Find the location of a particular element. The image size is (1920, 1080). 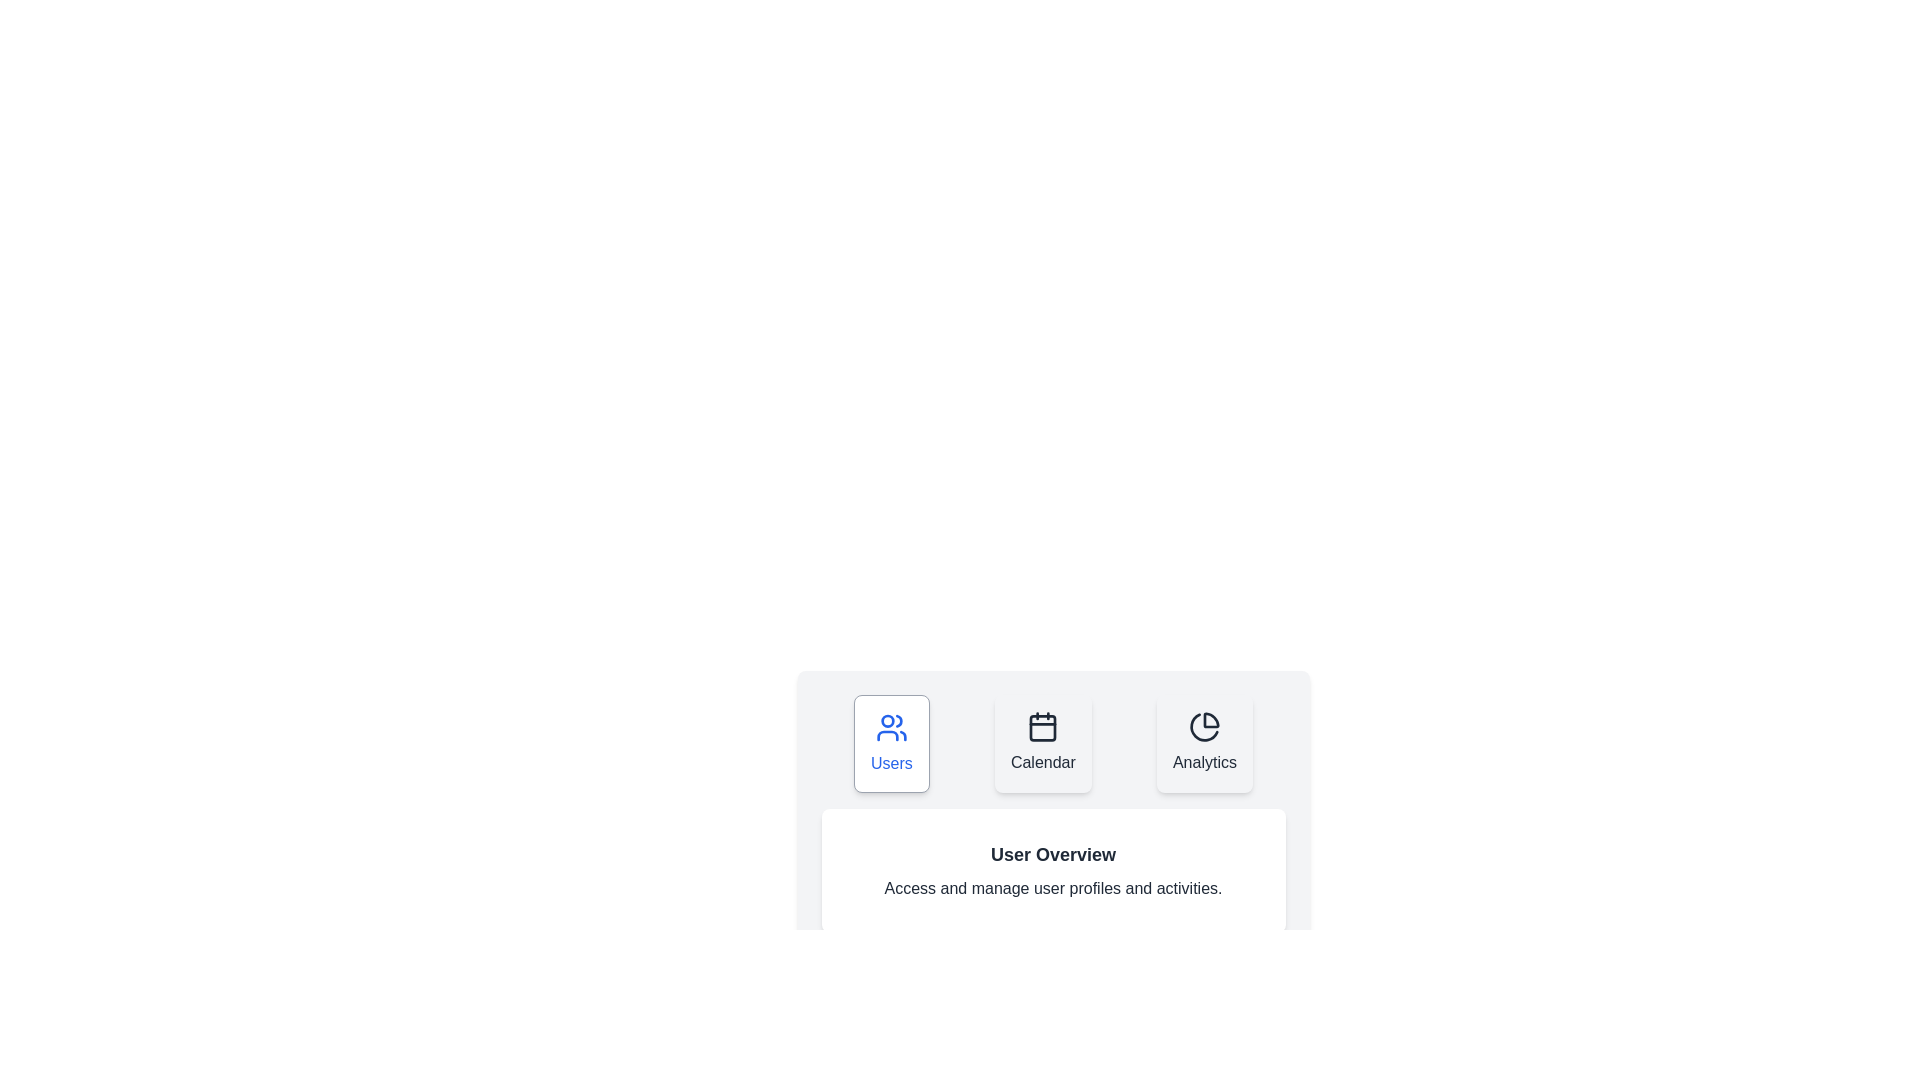

the pie chart icon, which is part of the 'Analytics' button, positioned as the third item in a horizontal row of user options is located at coordinates (1203, 726).